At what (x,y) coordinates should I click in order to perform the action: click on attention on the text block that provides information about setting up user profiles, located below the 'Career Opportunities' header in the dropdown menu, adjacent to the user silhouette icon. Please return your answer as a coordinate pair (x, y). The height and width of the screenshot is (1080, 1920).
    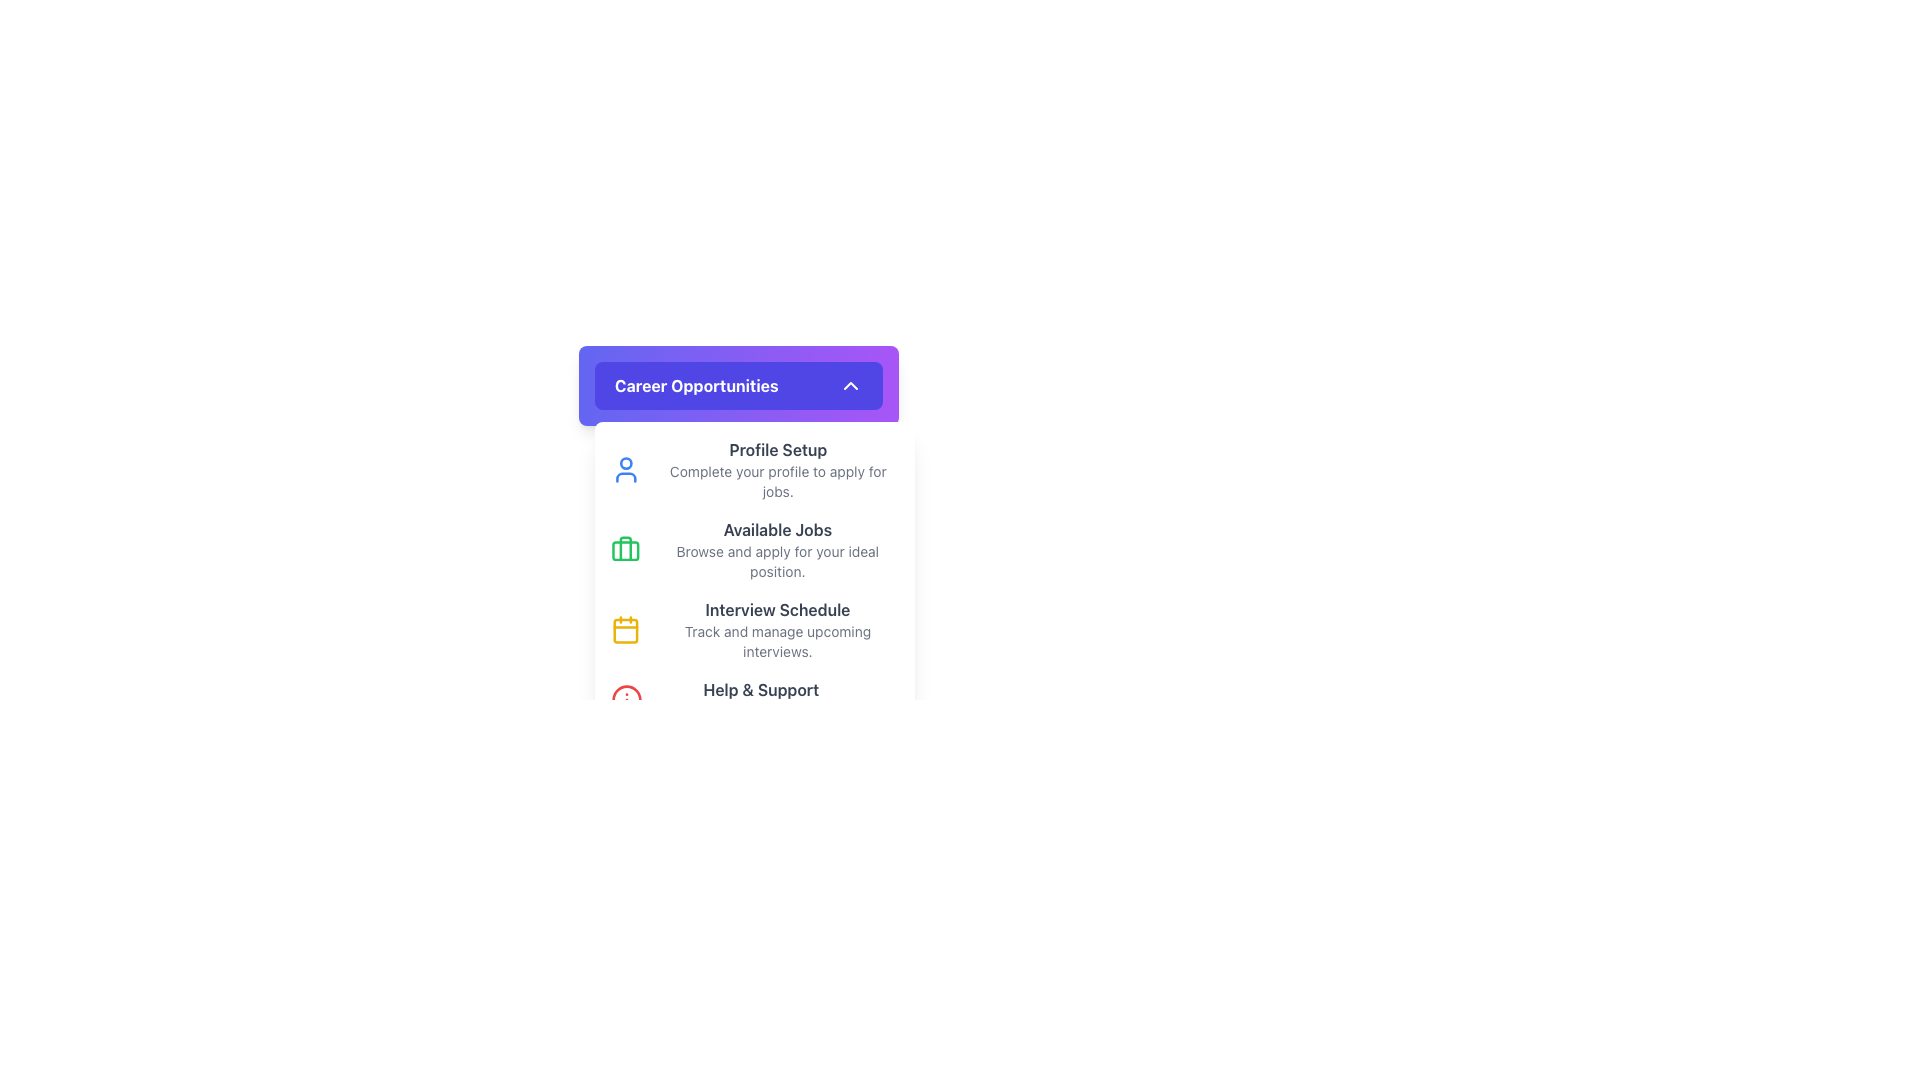
    Looking at the image, I should click on (777, 470).